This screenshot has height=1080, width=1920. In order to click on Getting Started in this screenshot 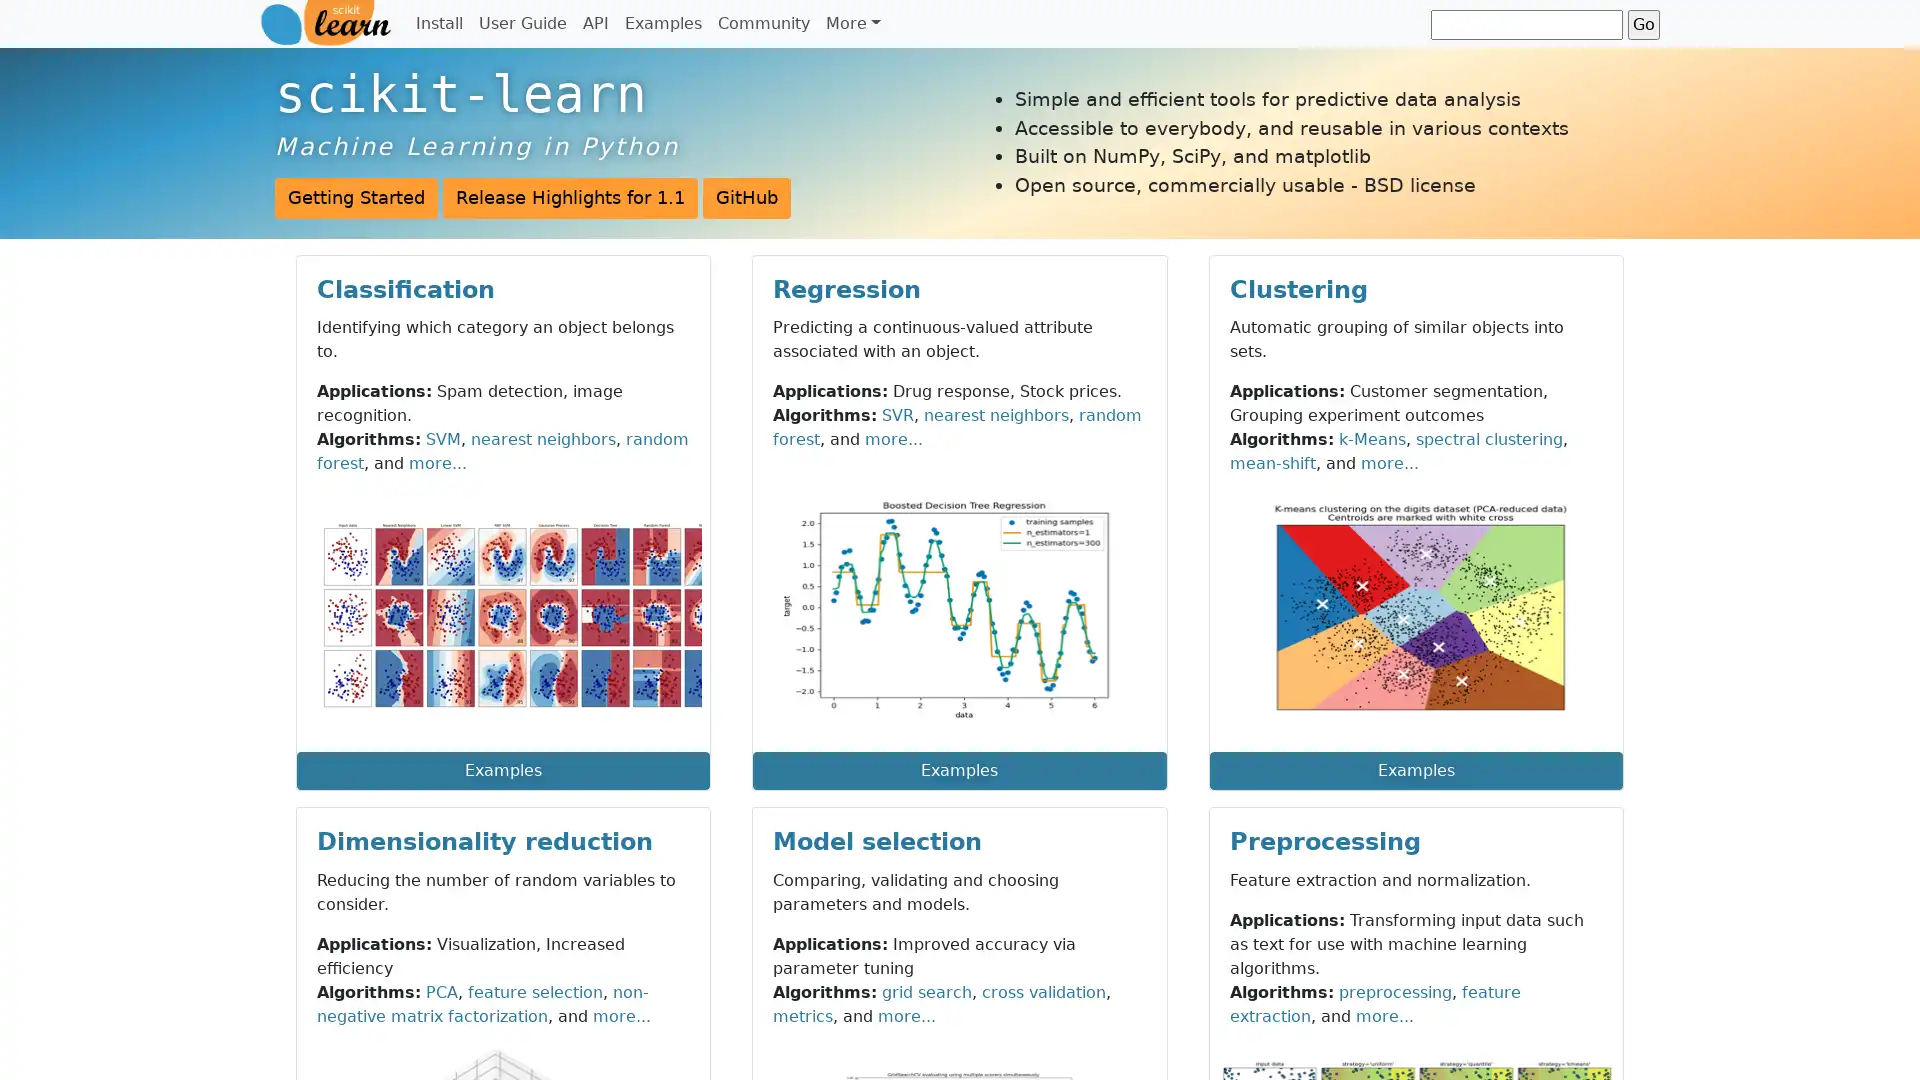, I will do `click(356, 197)`.